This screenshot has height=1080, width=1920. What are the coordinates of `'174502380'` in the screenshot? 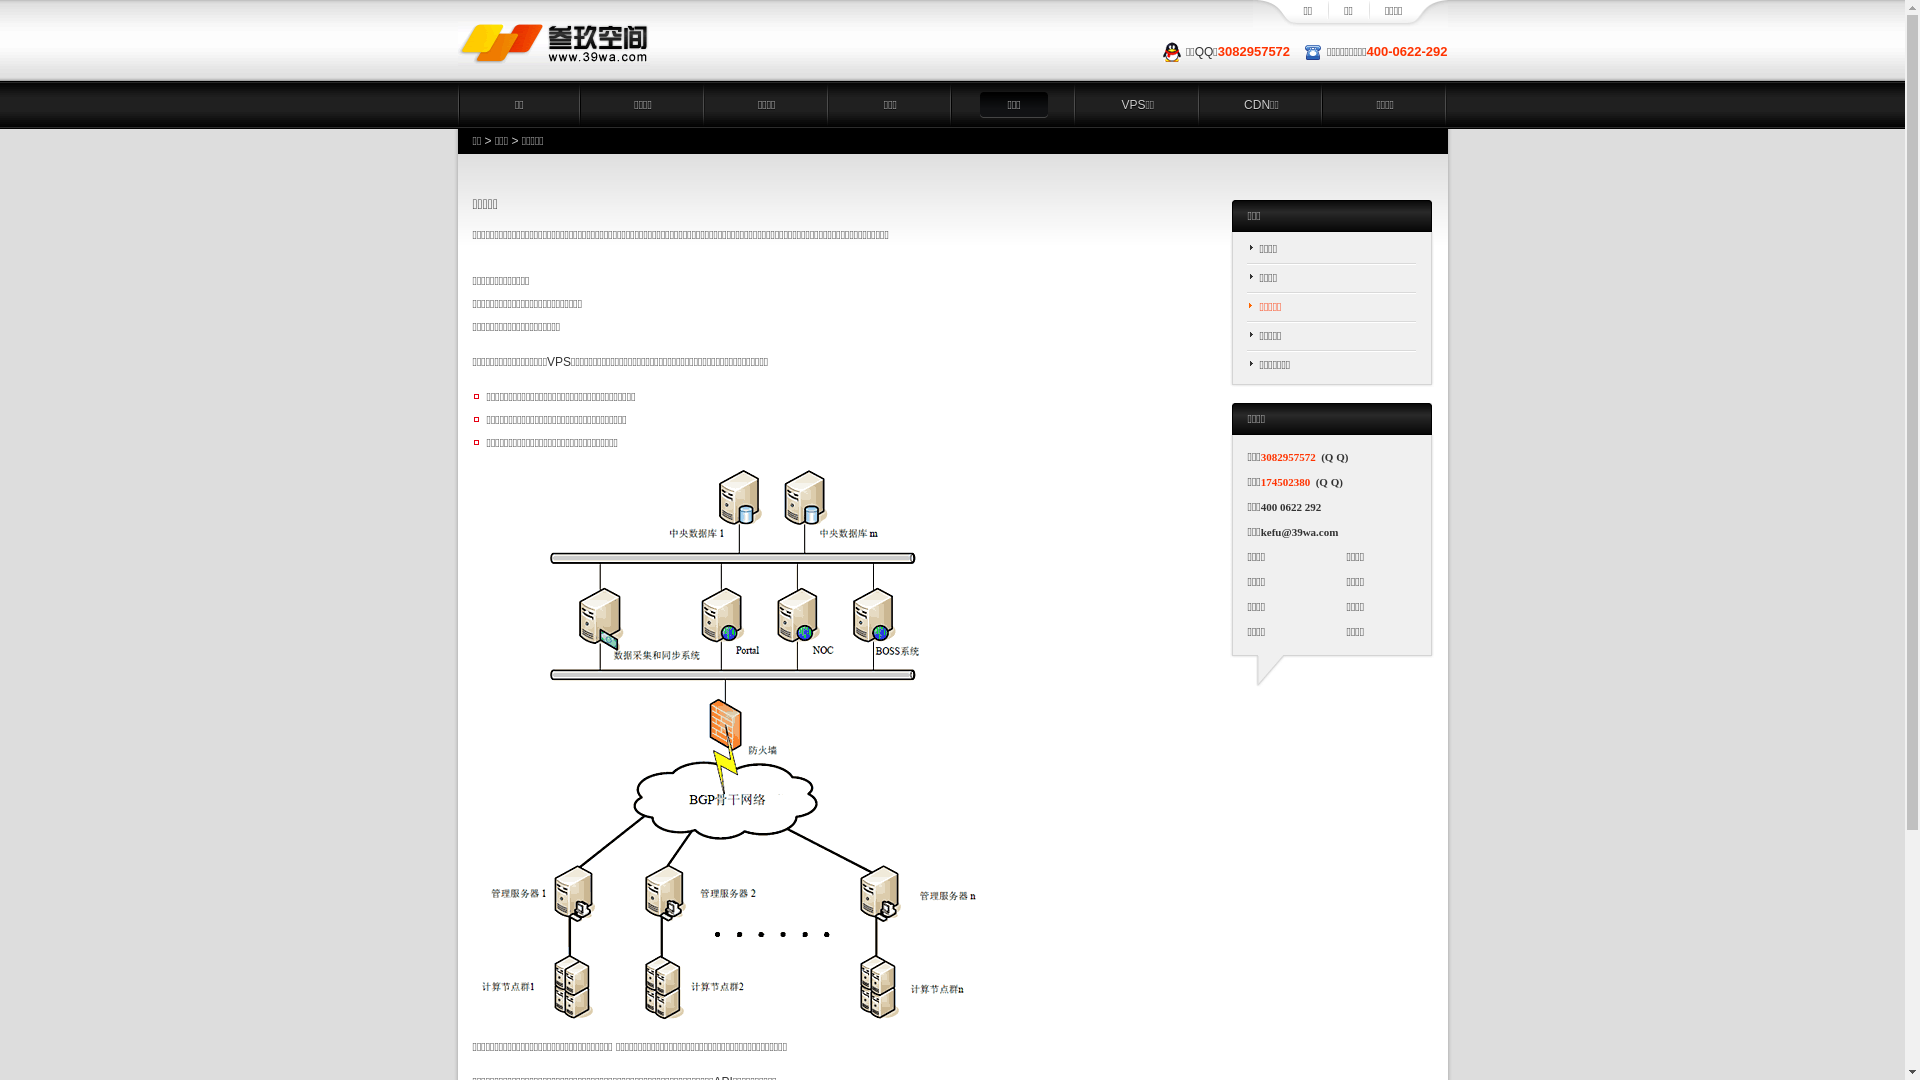 It's located at (1286, 482).